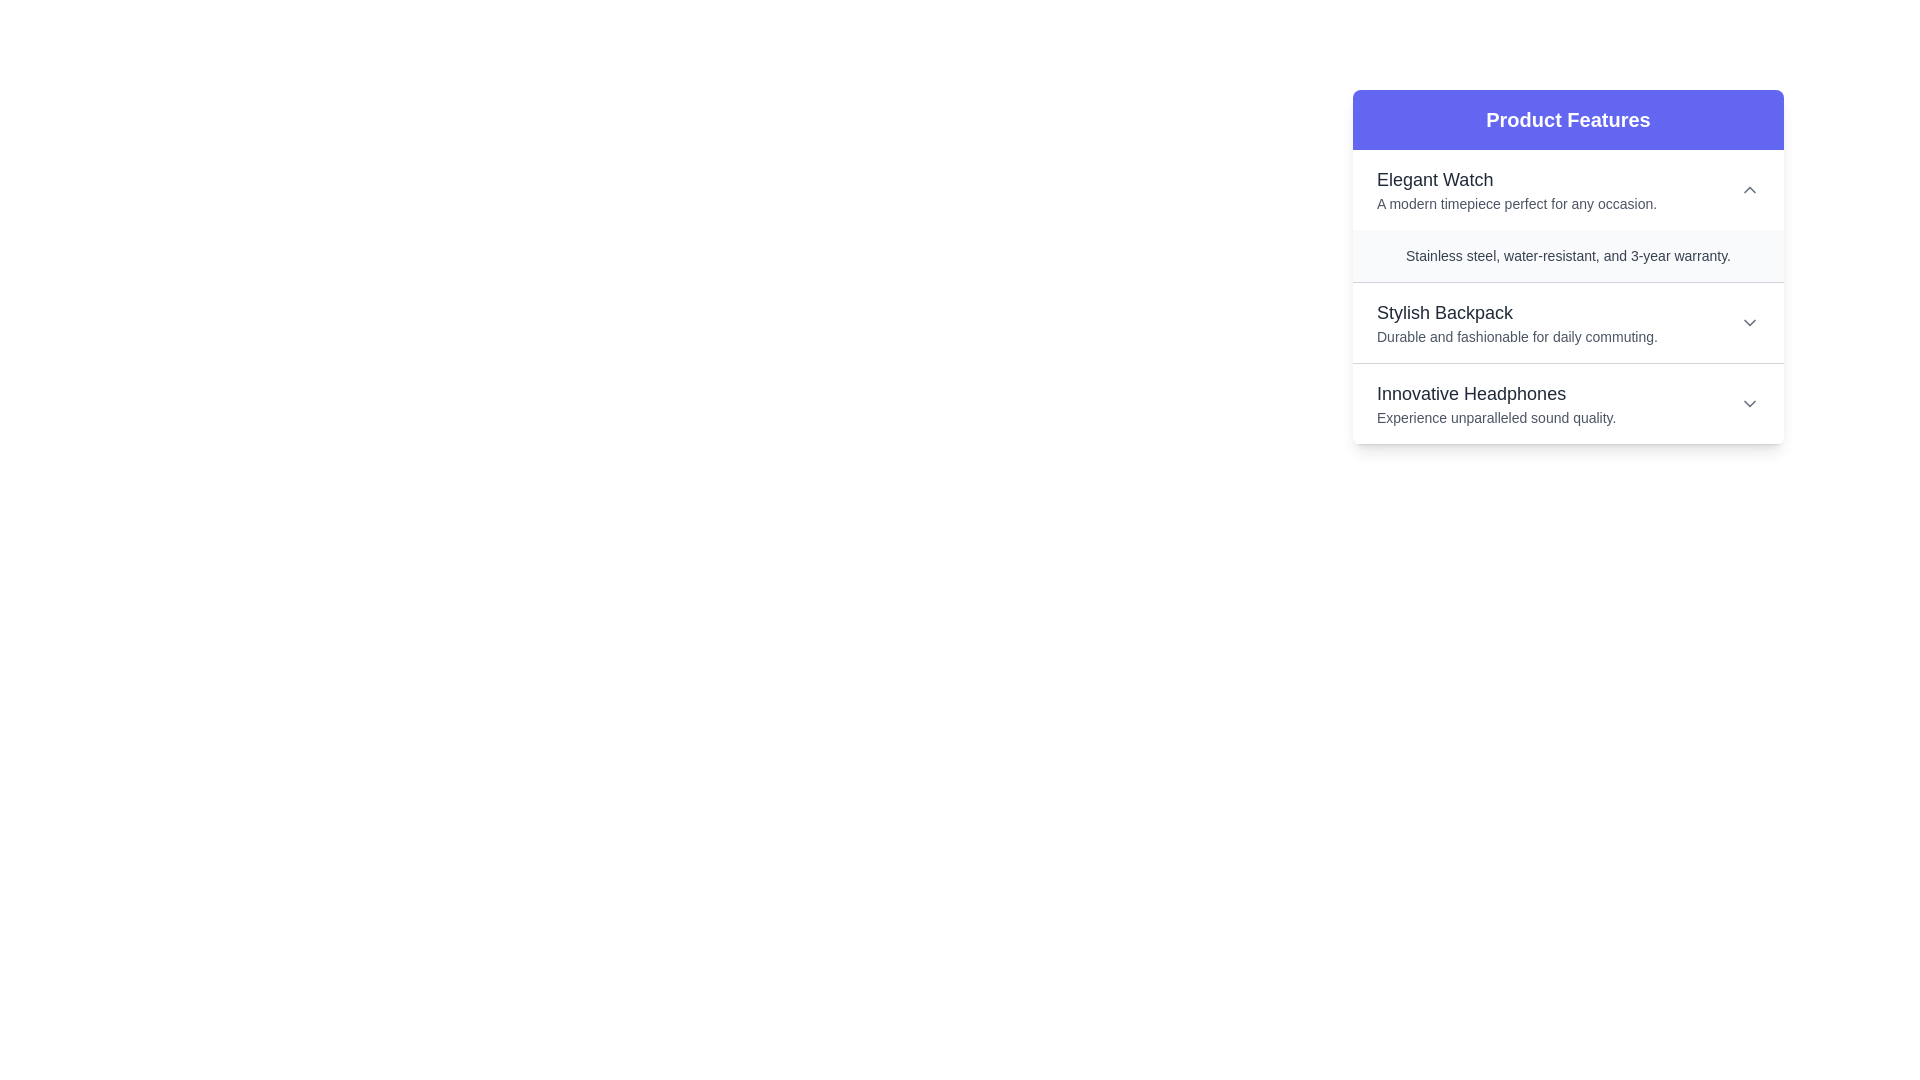  I want to click on text label providing a brief description of the product 'Elegant Watch', located within the 'Product Features' panel directly below the title 'Elegant Watch', so click(1516, 204).